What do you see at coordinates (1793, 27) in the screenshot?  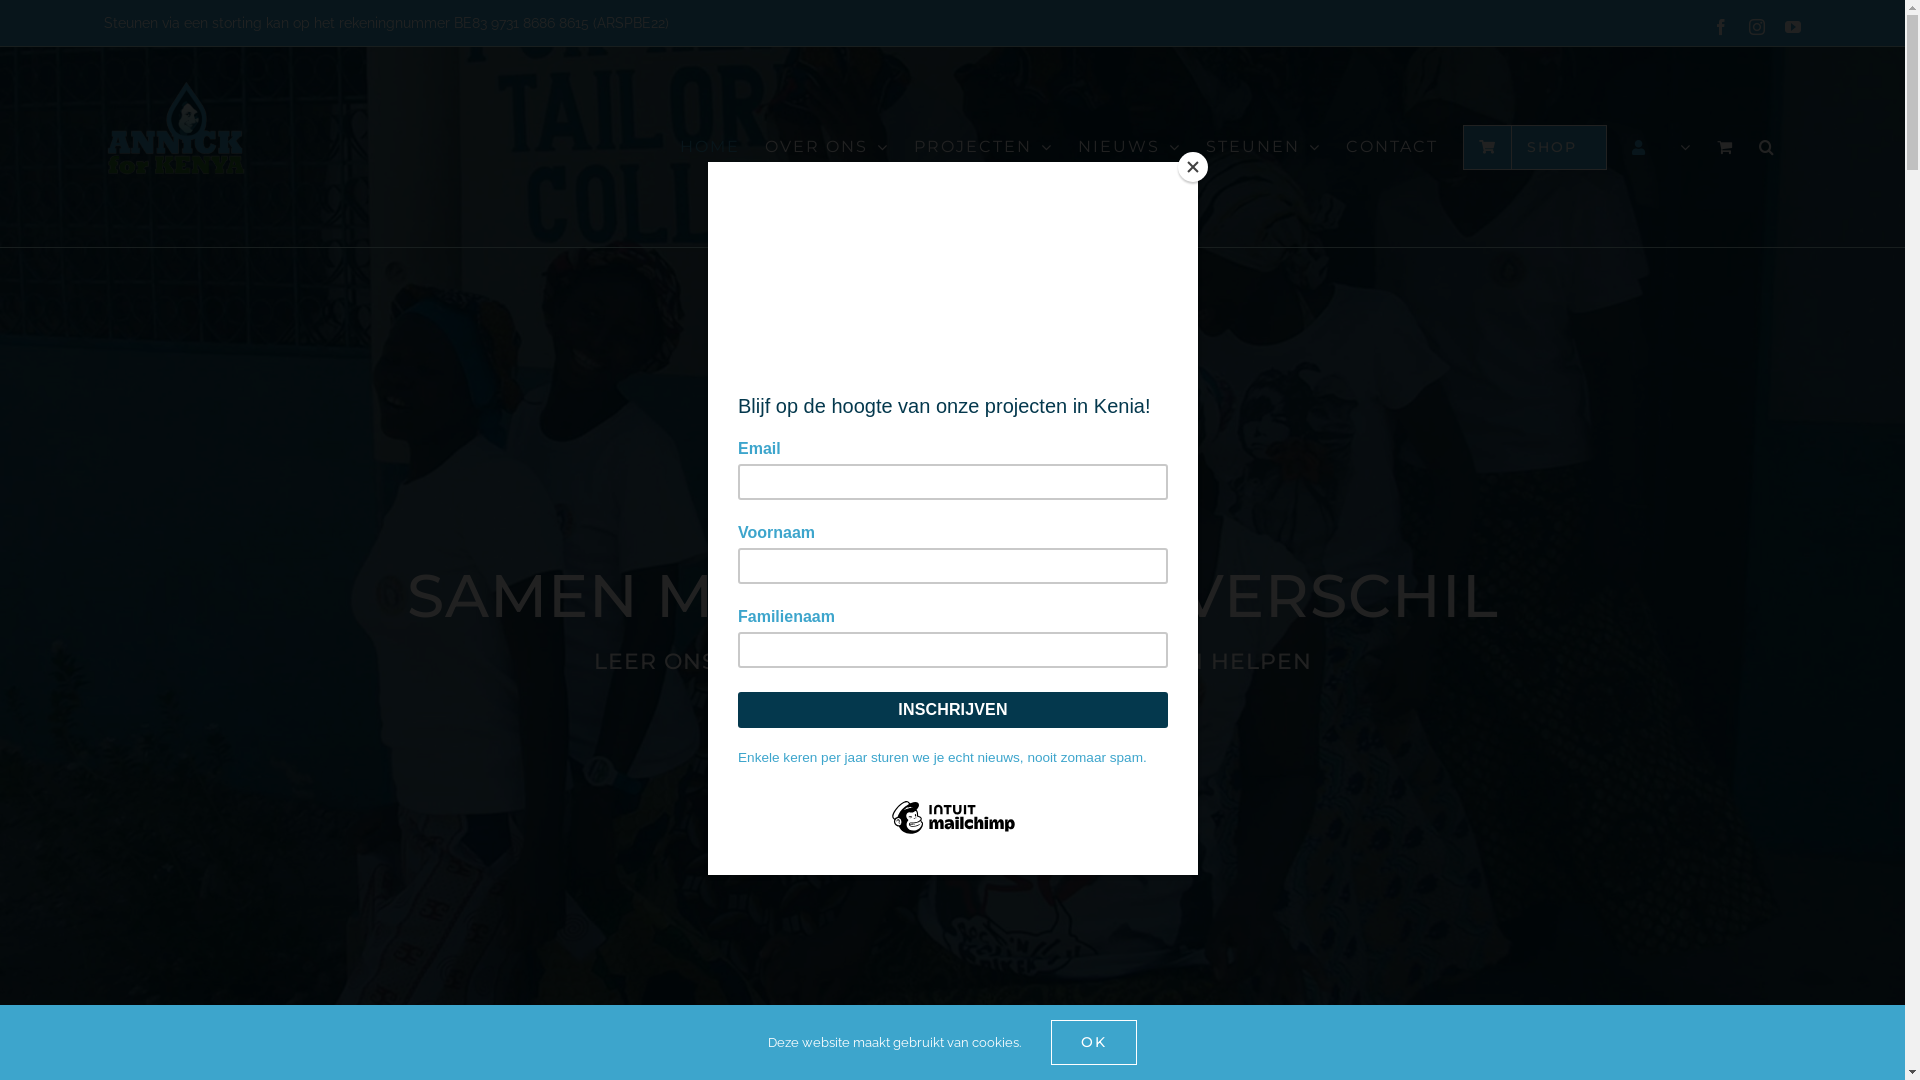 I see `'YouTube'` at bounding box center [1793, 27].